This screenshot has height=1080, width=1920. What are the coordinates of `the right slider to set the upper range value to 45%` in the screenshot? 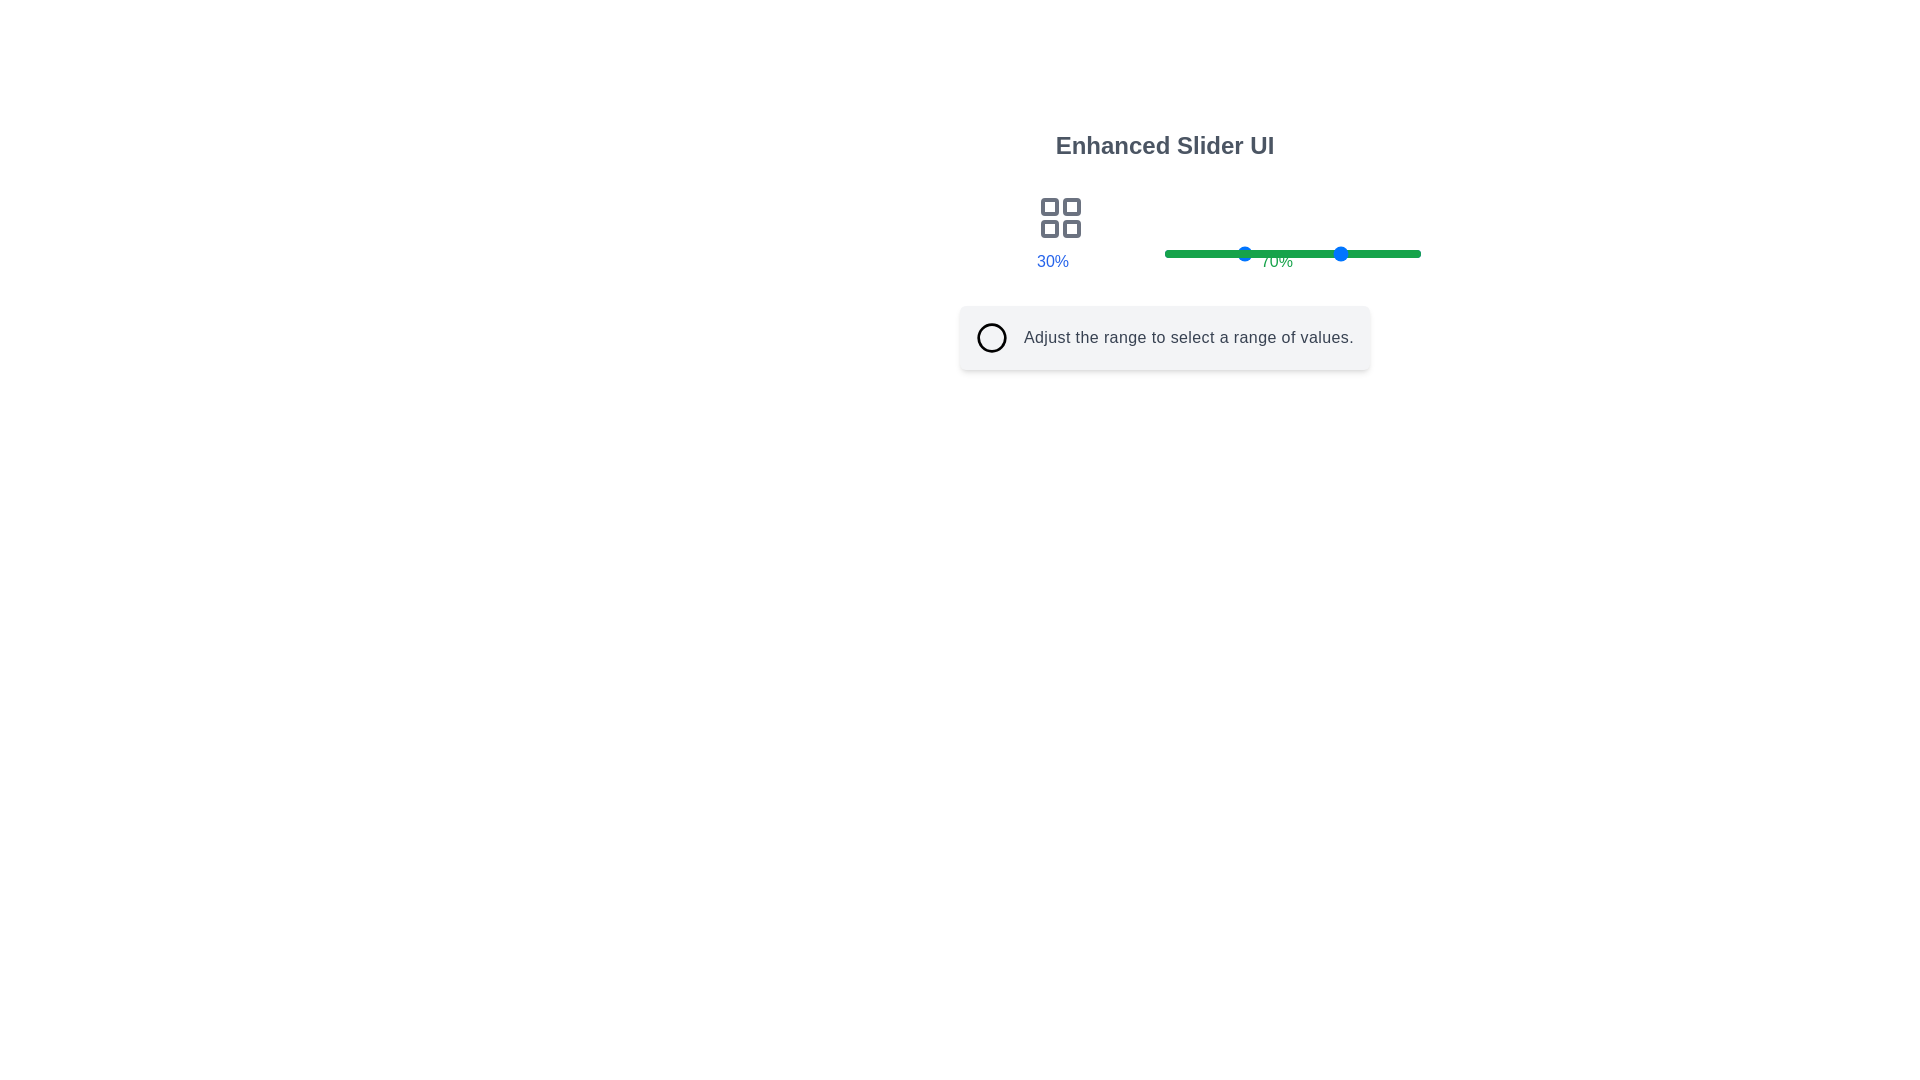 It's located at (1280, 253).